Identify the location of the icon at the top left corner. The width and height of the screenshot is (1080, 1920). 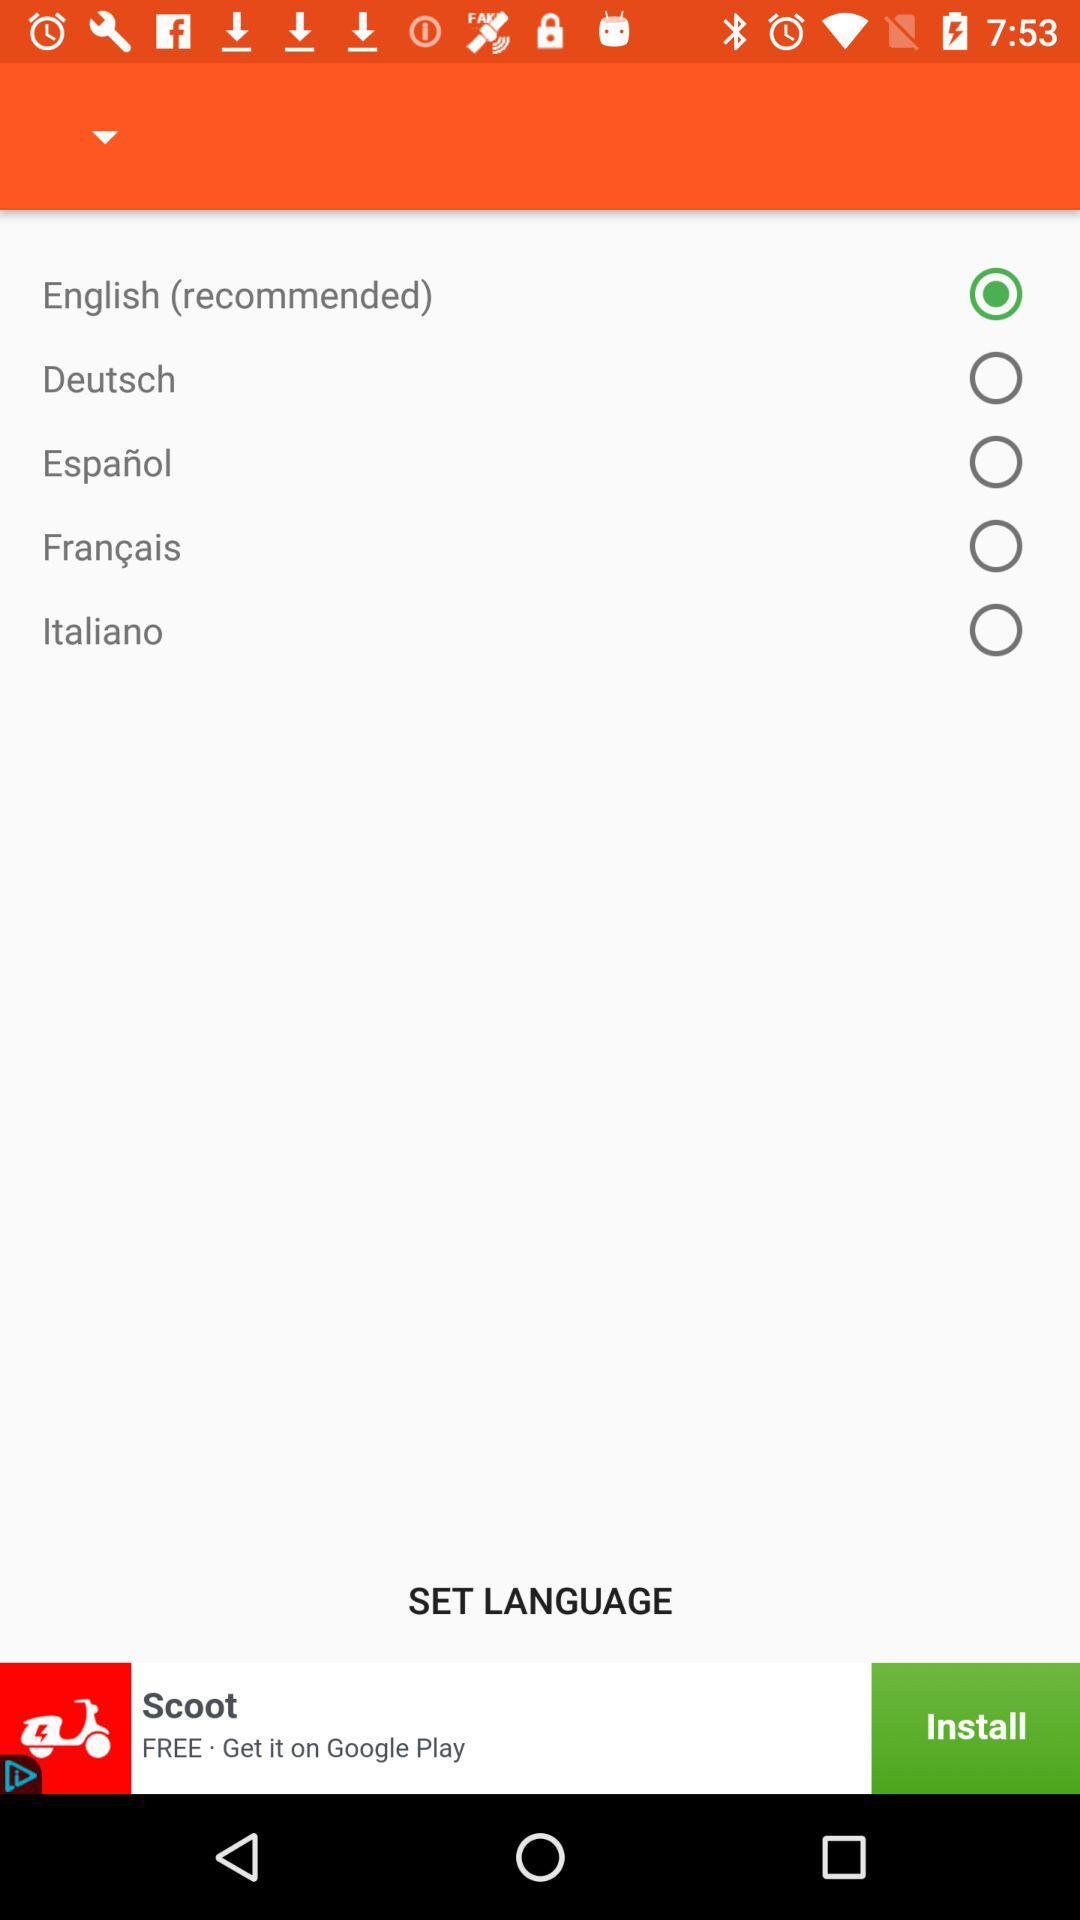
(104, 135).